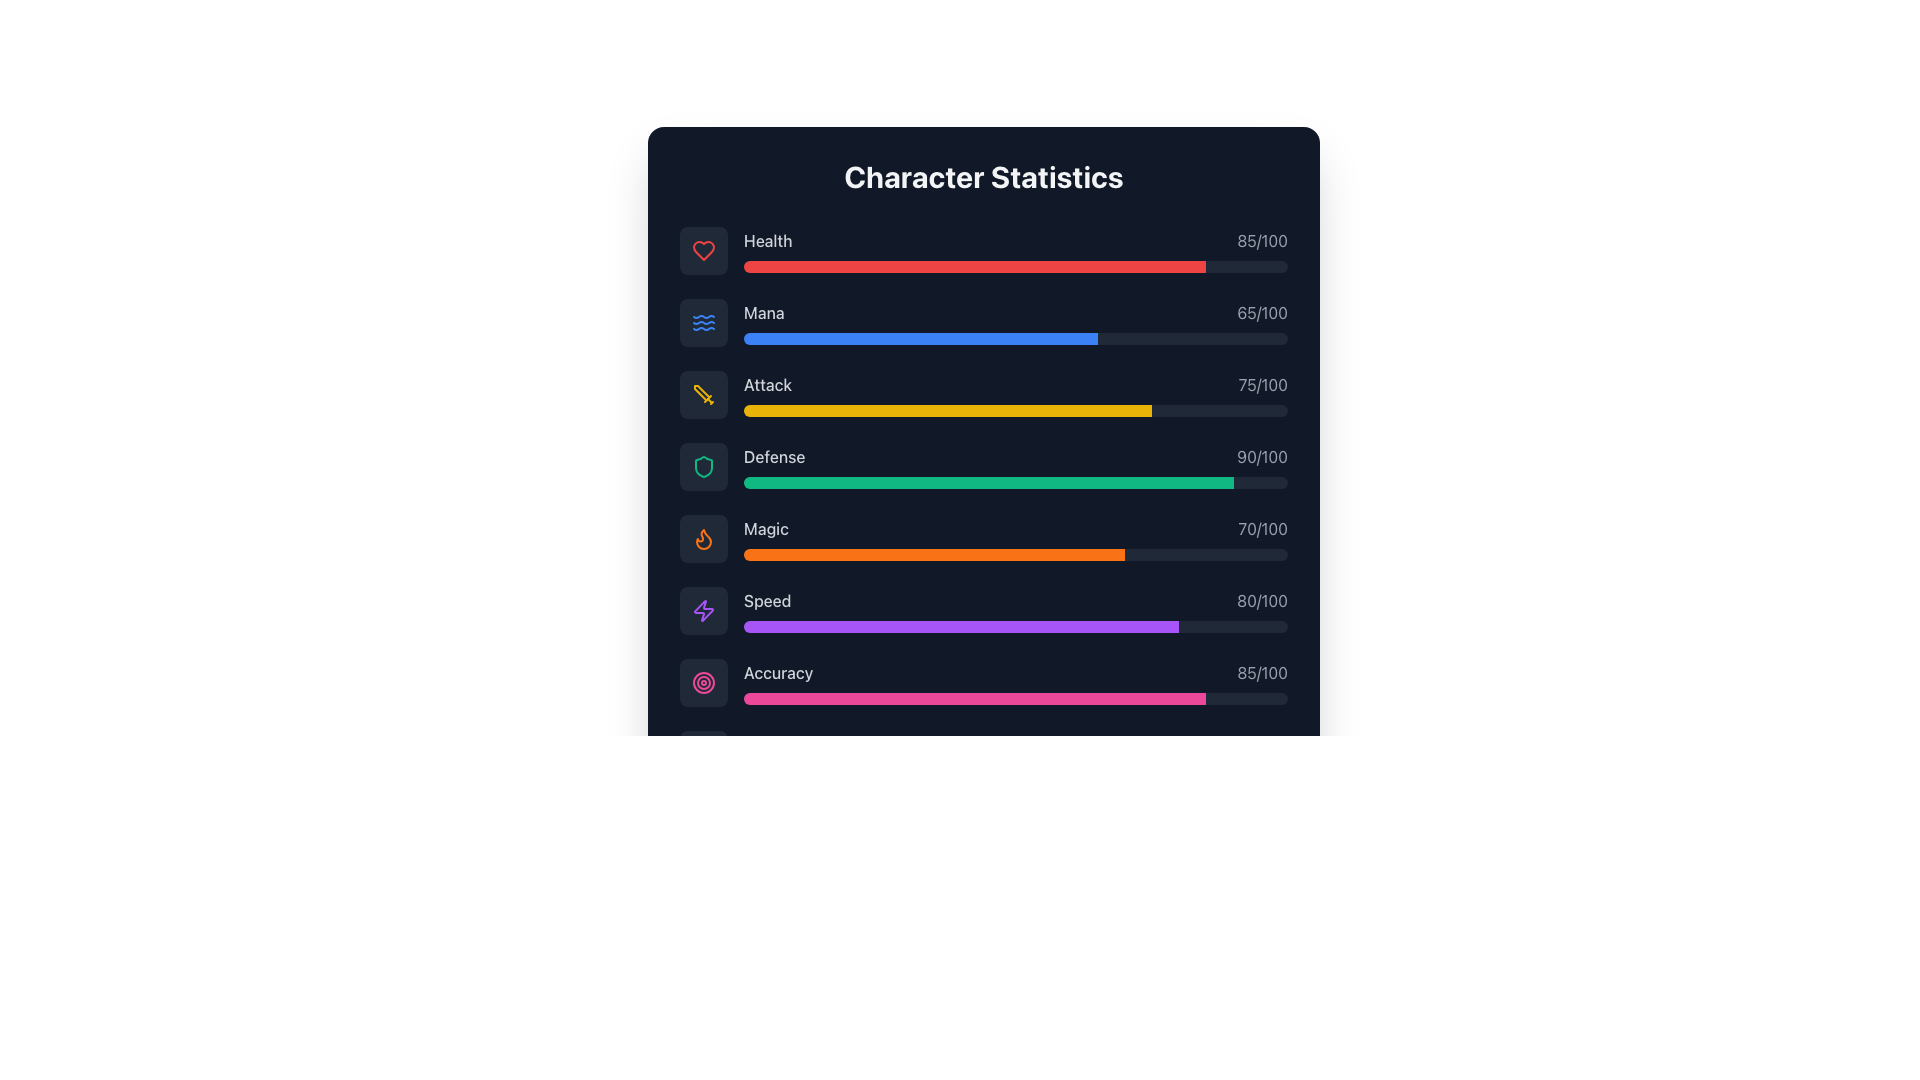 The image size is (1920, 1080). I want to click on the icon representing the 'Accuracy' statistic category, located on the rightmost section of the interface, so click(704, 681).